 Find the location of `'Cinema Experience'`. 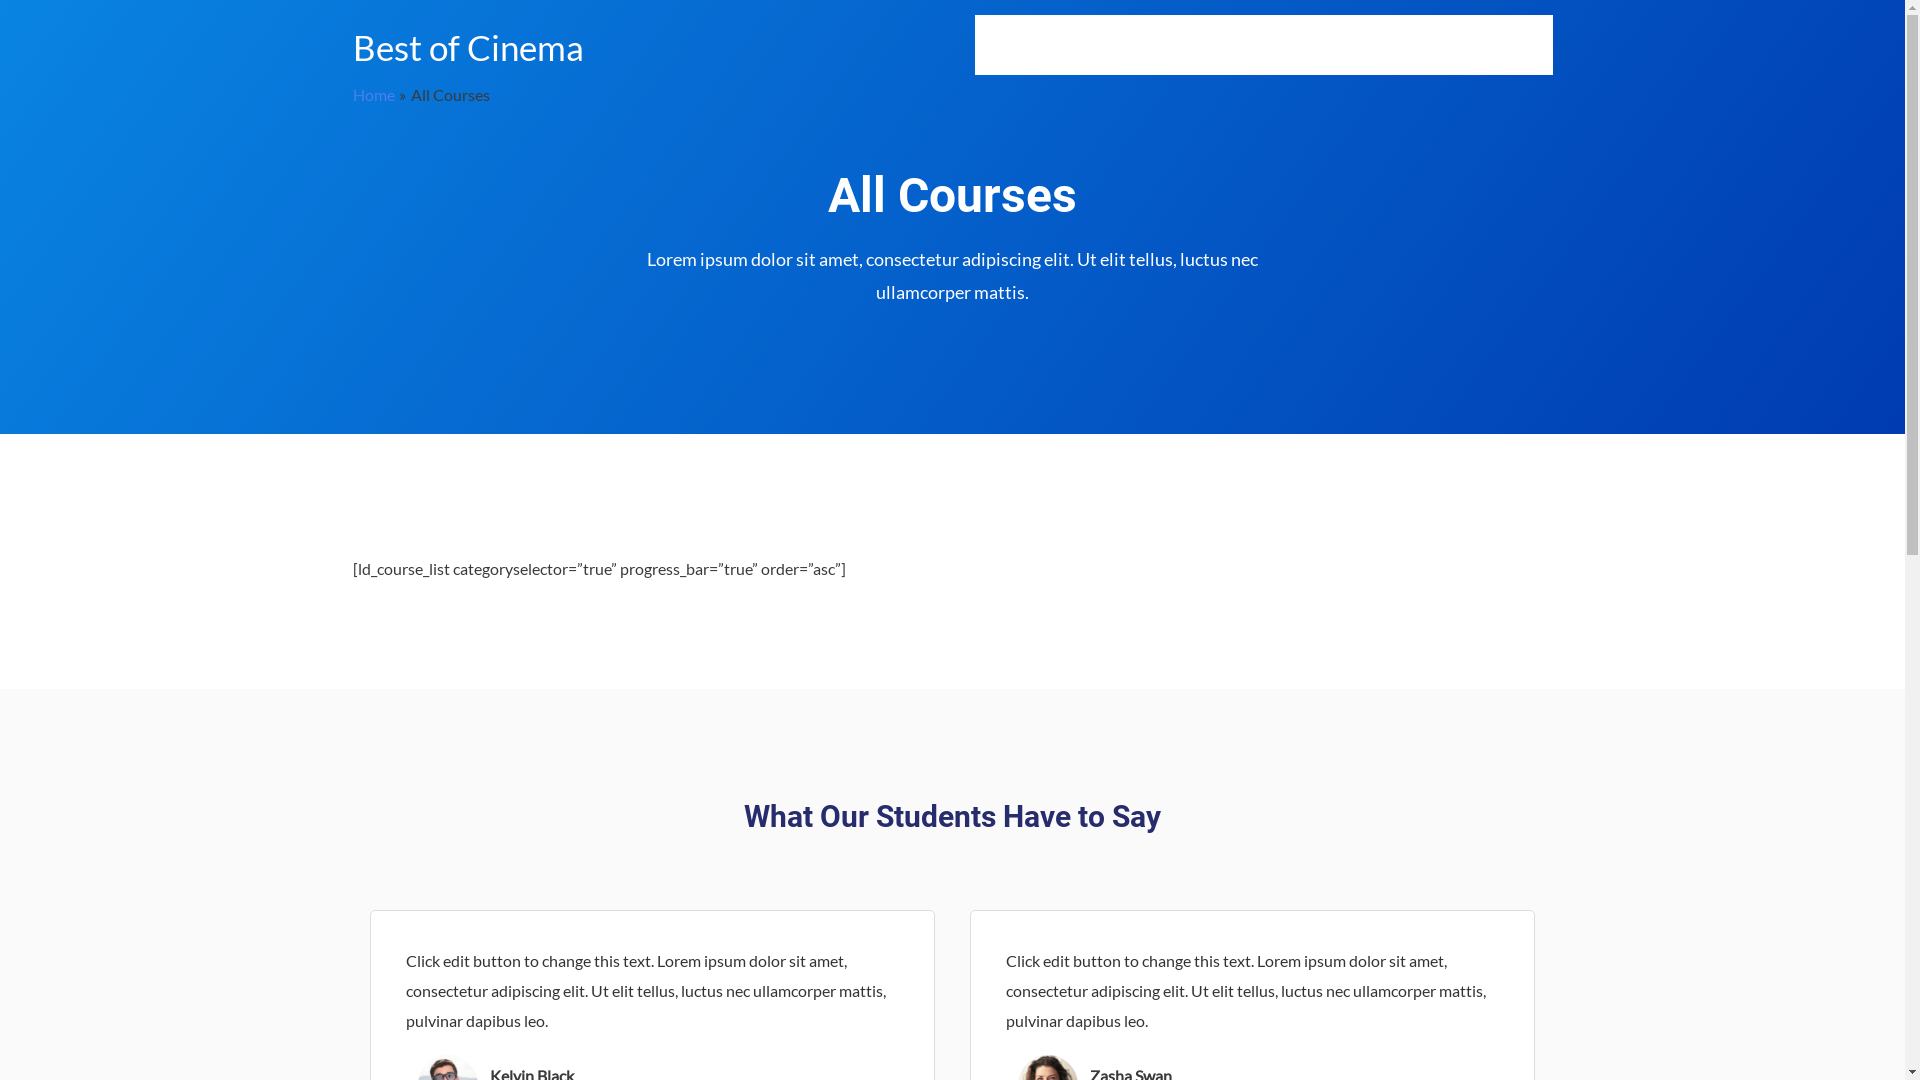

'Cinema Experience' is located at coordinates (1122, 45).